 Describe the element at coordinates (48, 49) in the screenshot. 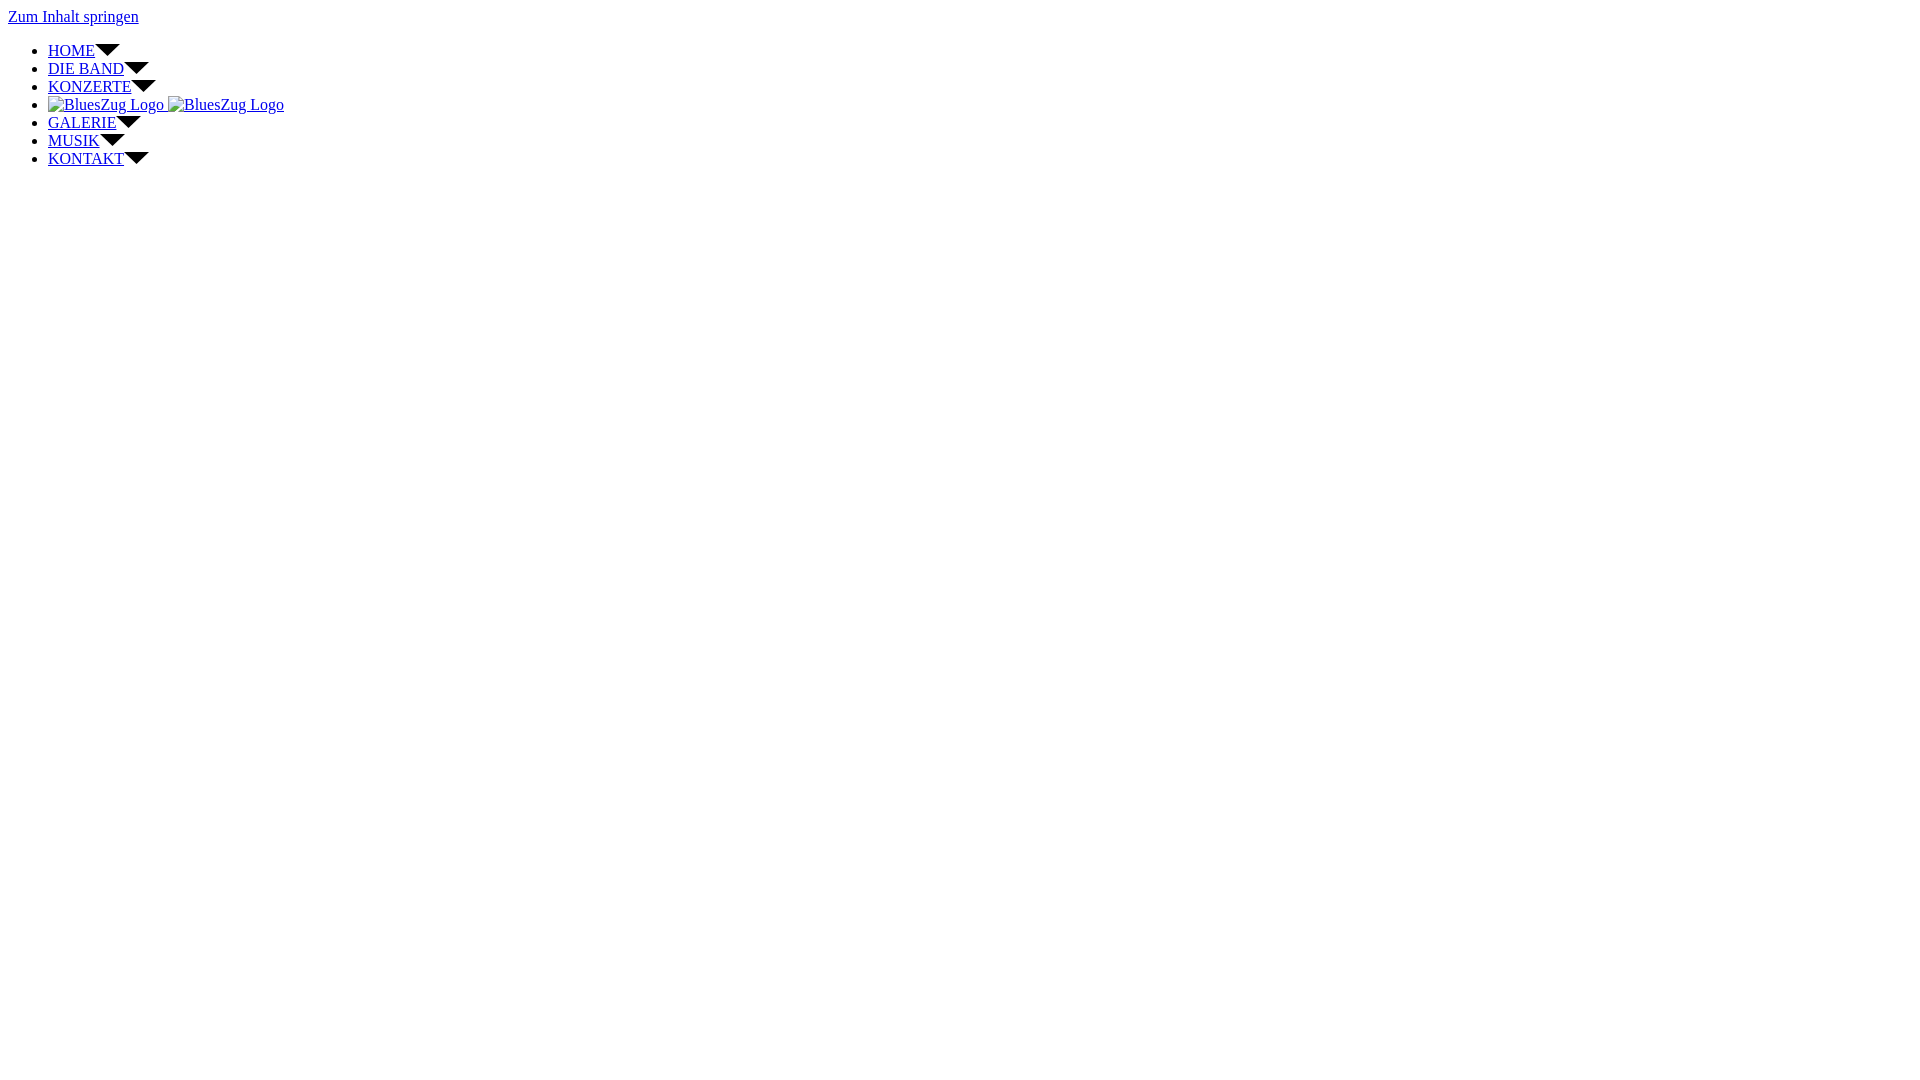

I see `'HOME'` at that location.